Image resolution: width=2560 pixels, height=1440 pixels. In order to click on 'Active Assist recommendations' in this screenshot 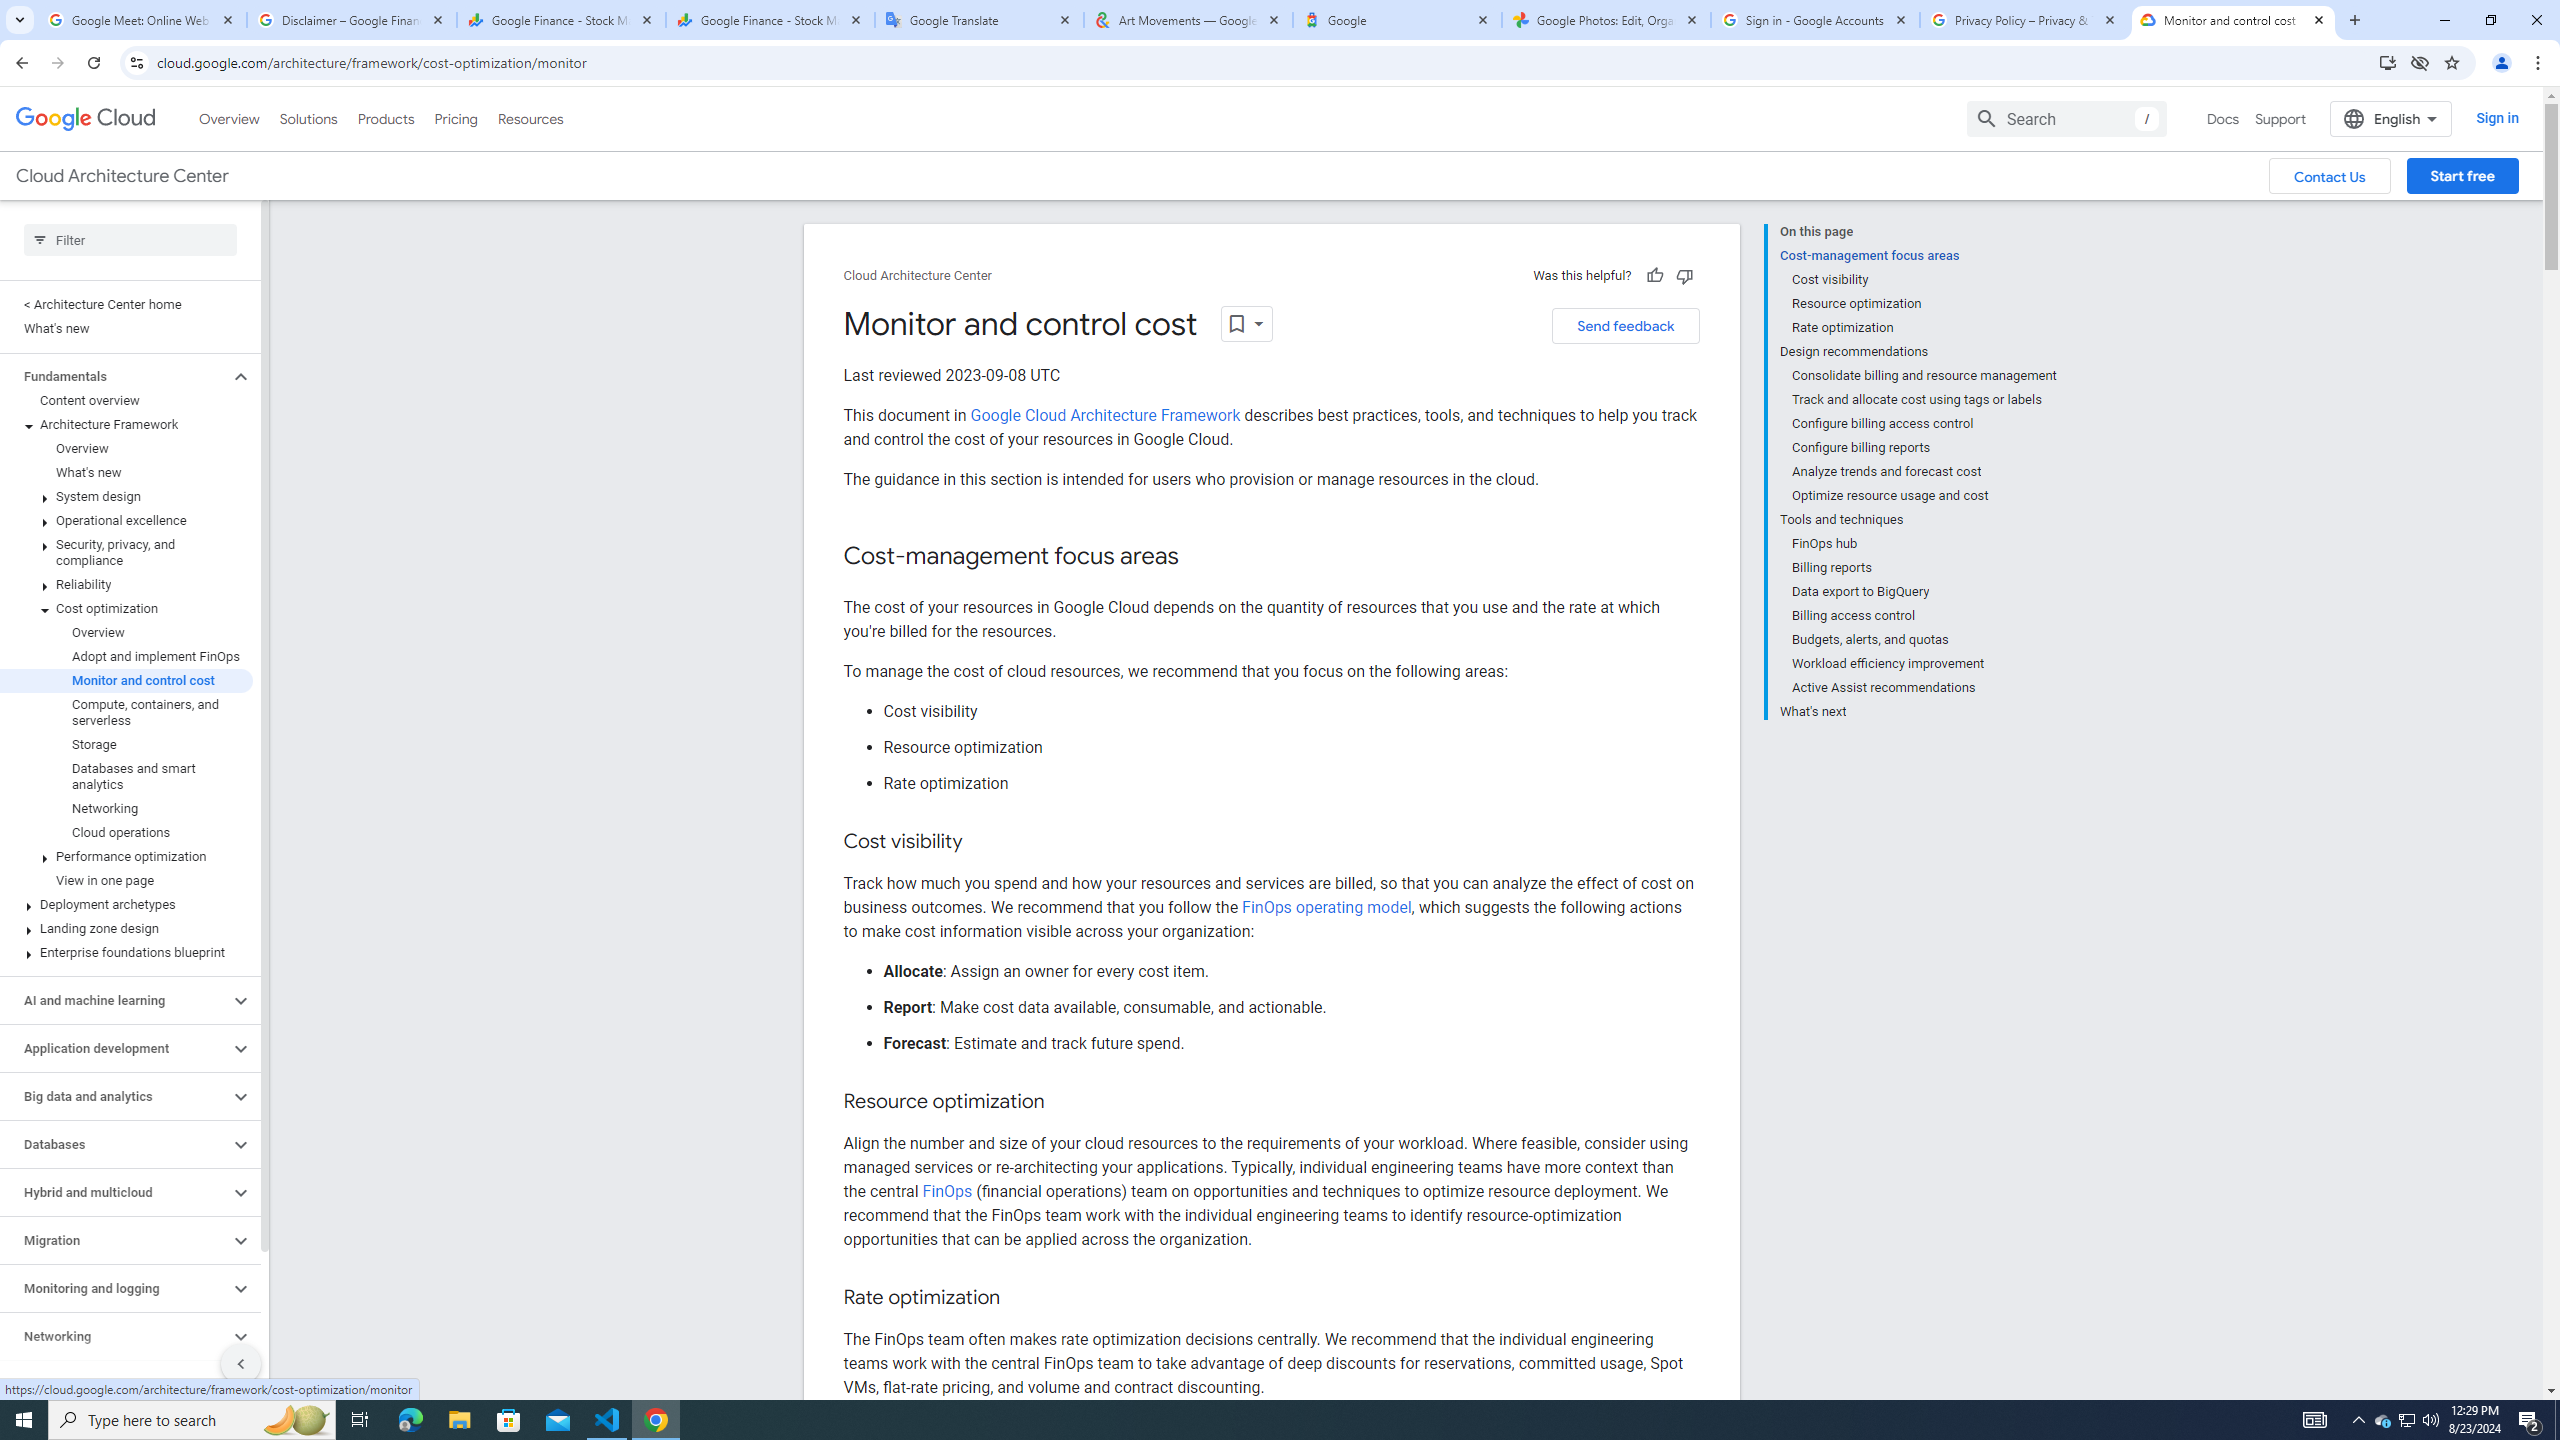, I will do `click(1924, 686)`.